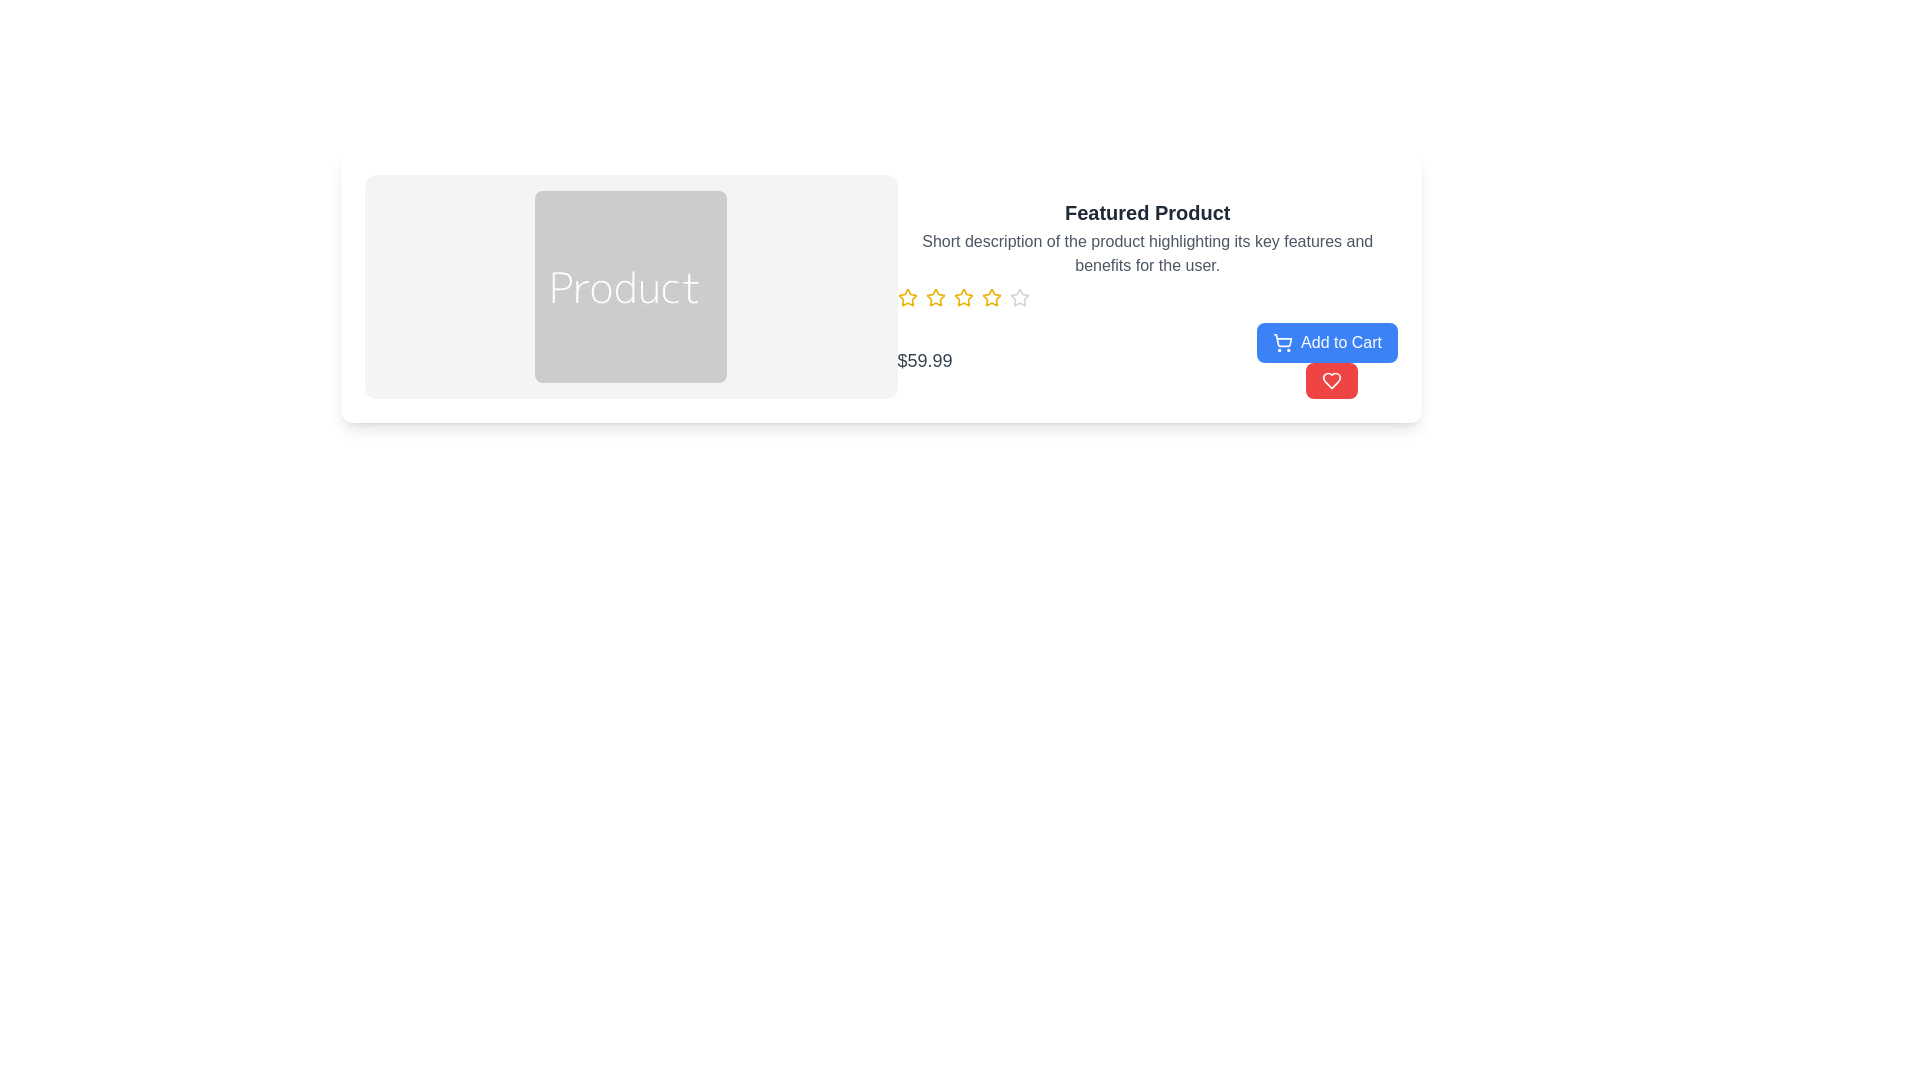 Image resolution: width=1920 pixels, height=1080 pixels. What do you see at coordinates (1147, 252) in the screenshot?
I see `the medium-gray text description located below the 'Featured Product' heading, which provides key features and benefits of the product` at bounding box center [1147, 252].